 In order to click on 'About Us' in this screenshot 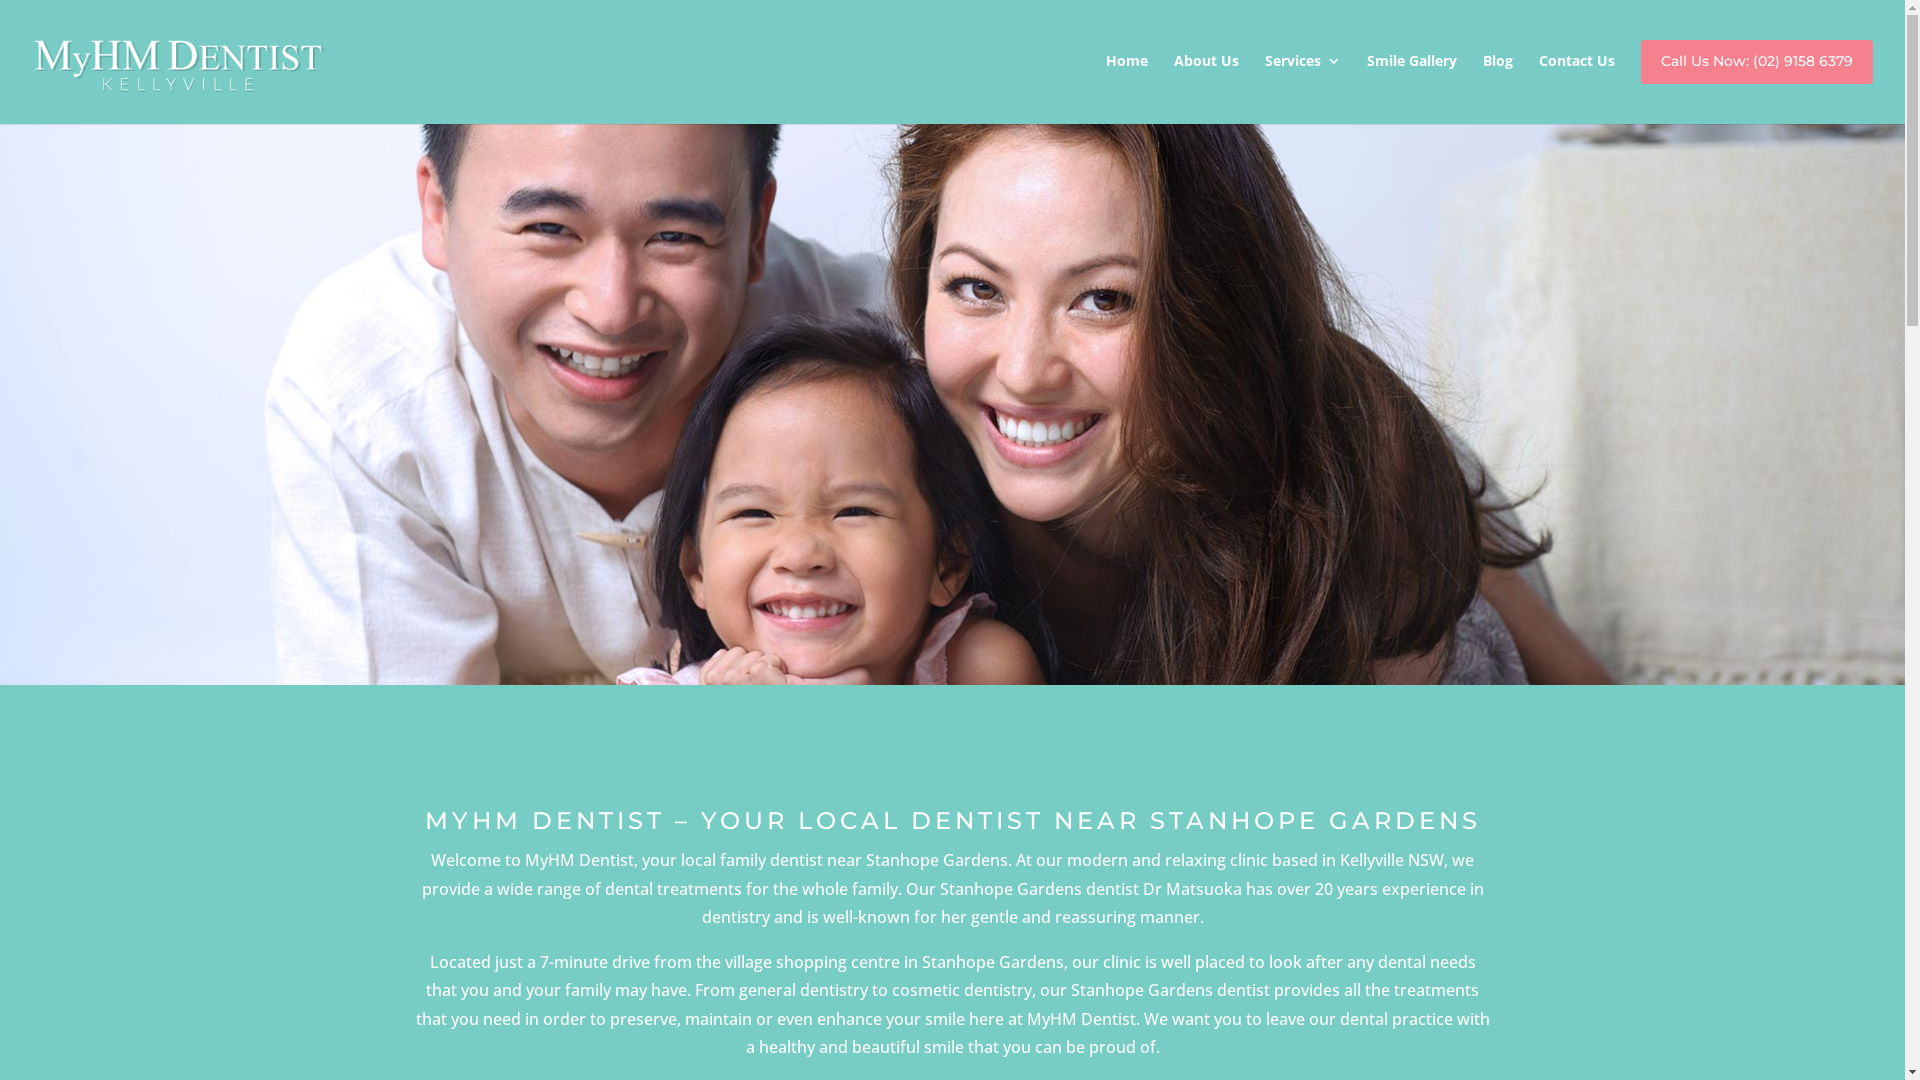, I will do `click(1174, 80)`.